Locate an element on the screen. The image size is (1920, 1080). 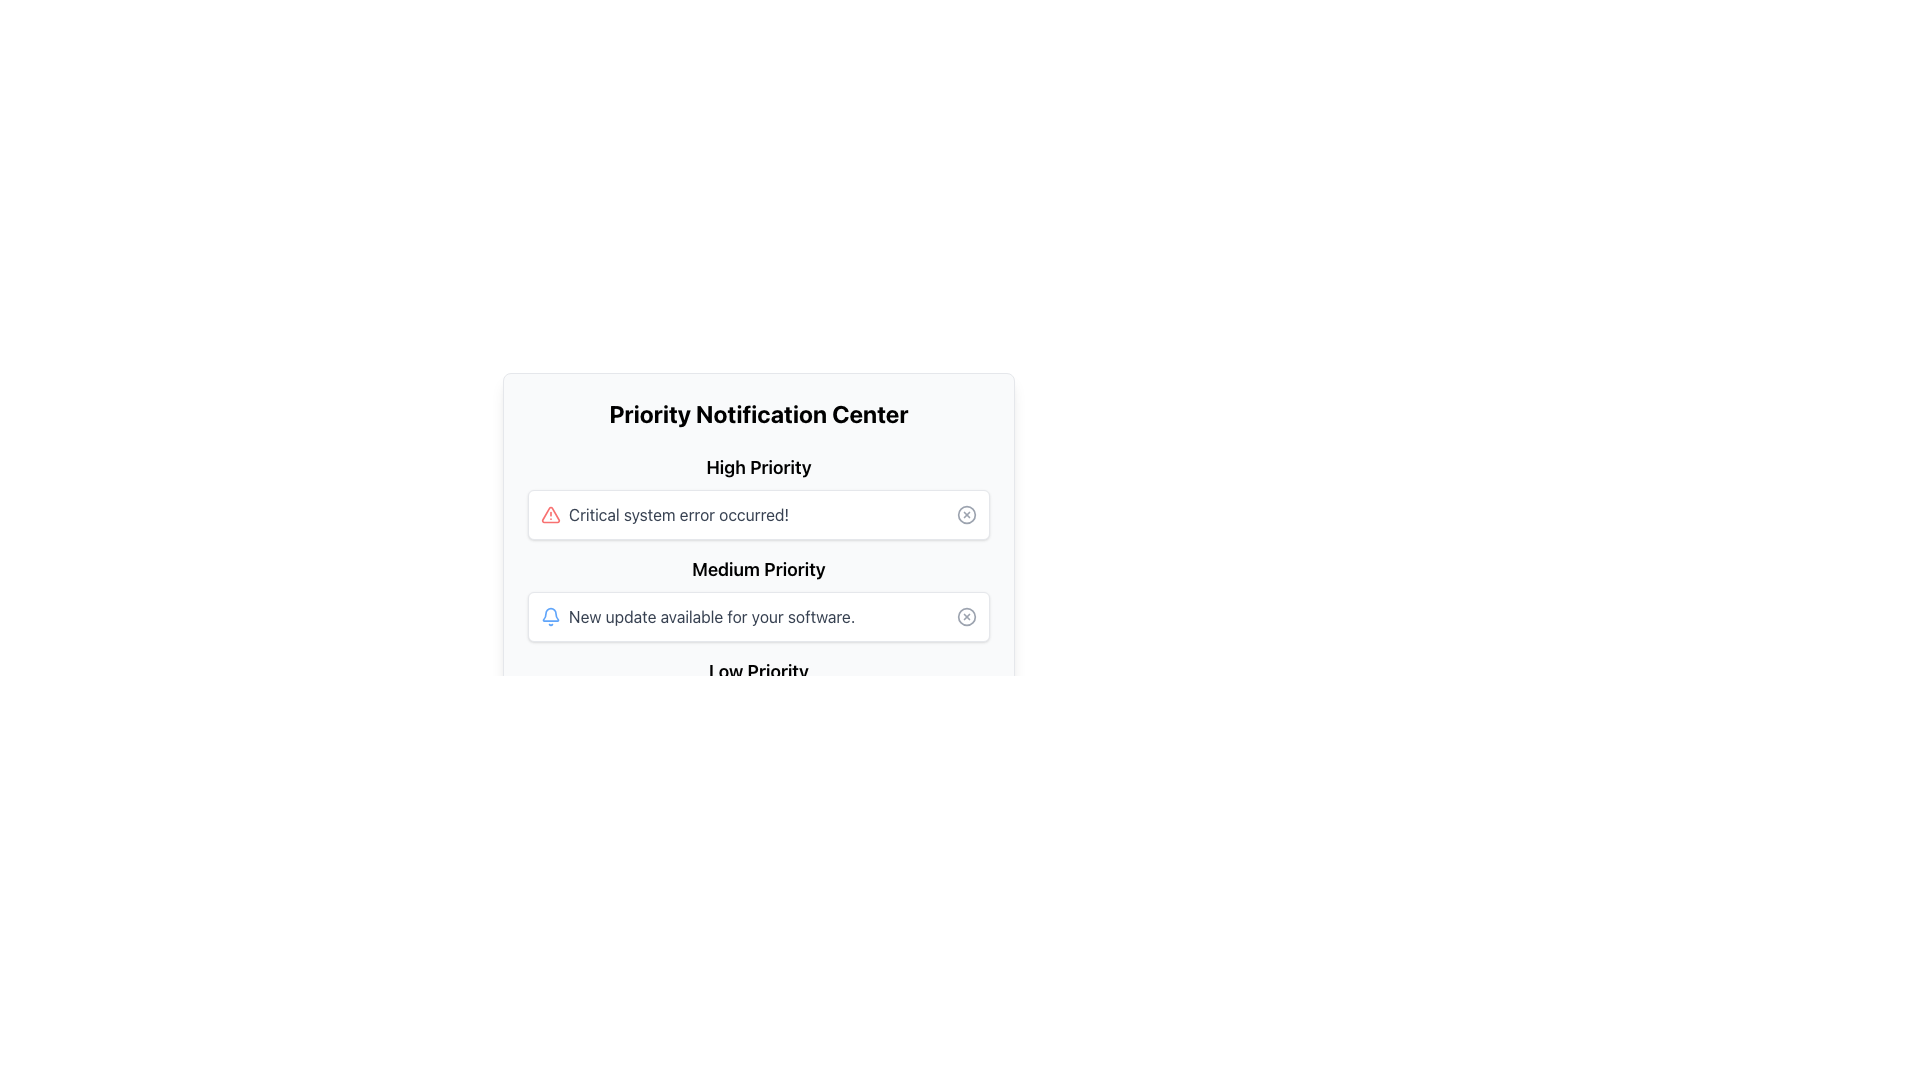
notification message from the first notification card in the 'High Priority' section of the 'Priority Notification Center' interface is located at coordinates (757, 514).